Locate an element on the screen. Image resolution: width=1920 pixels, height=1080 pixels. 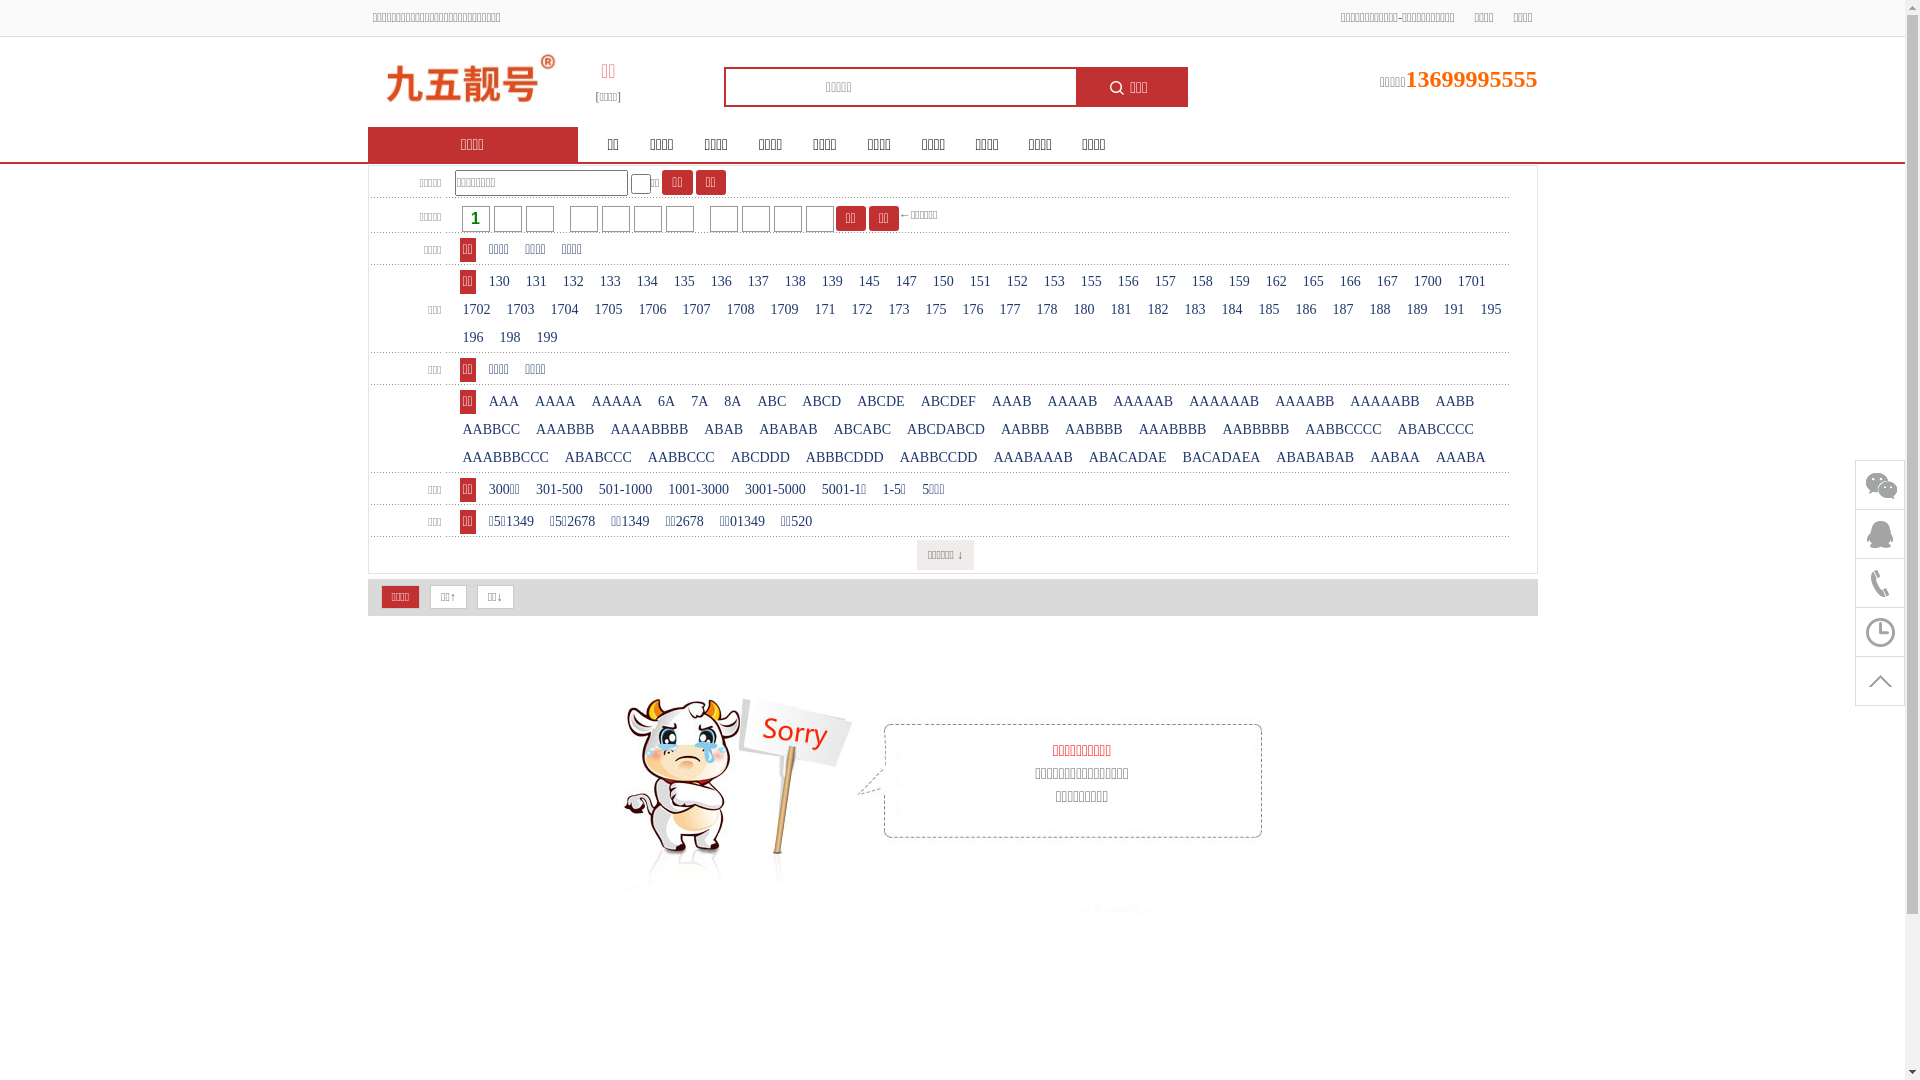
'301-500' is located at coordinates (559, 489).